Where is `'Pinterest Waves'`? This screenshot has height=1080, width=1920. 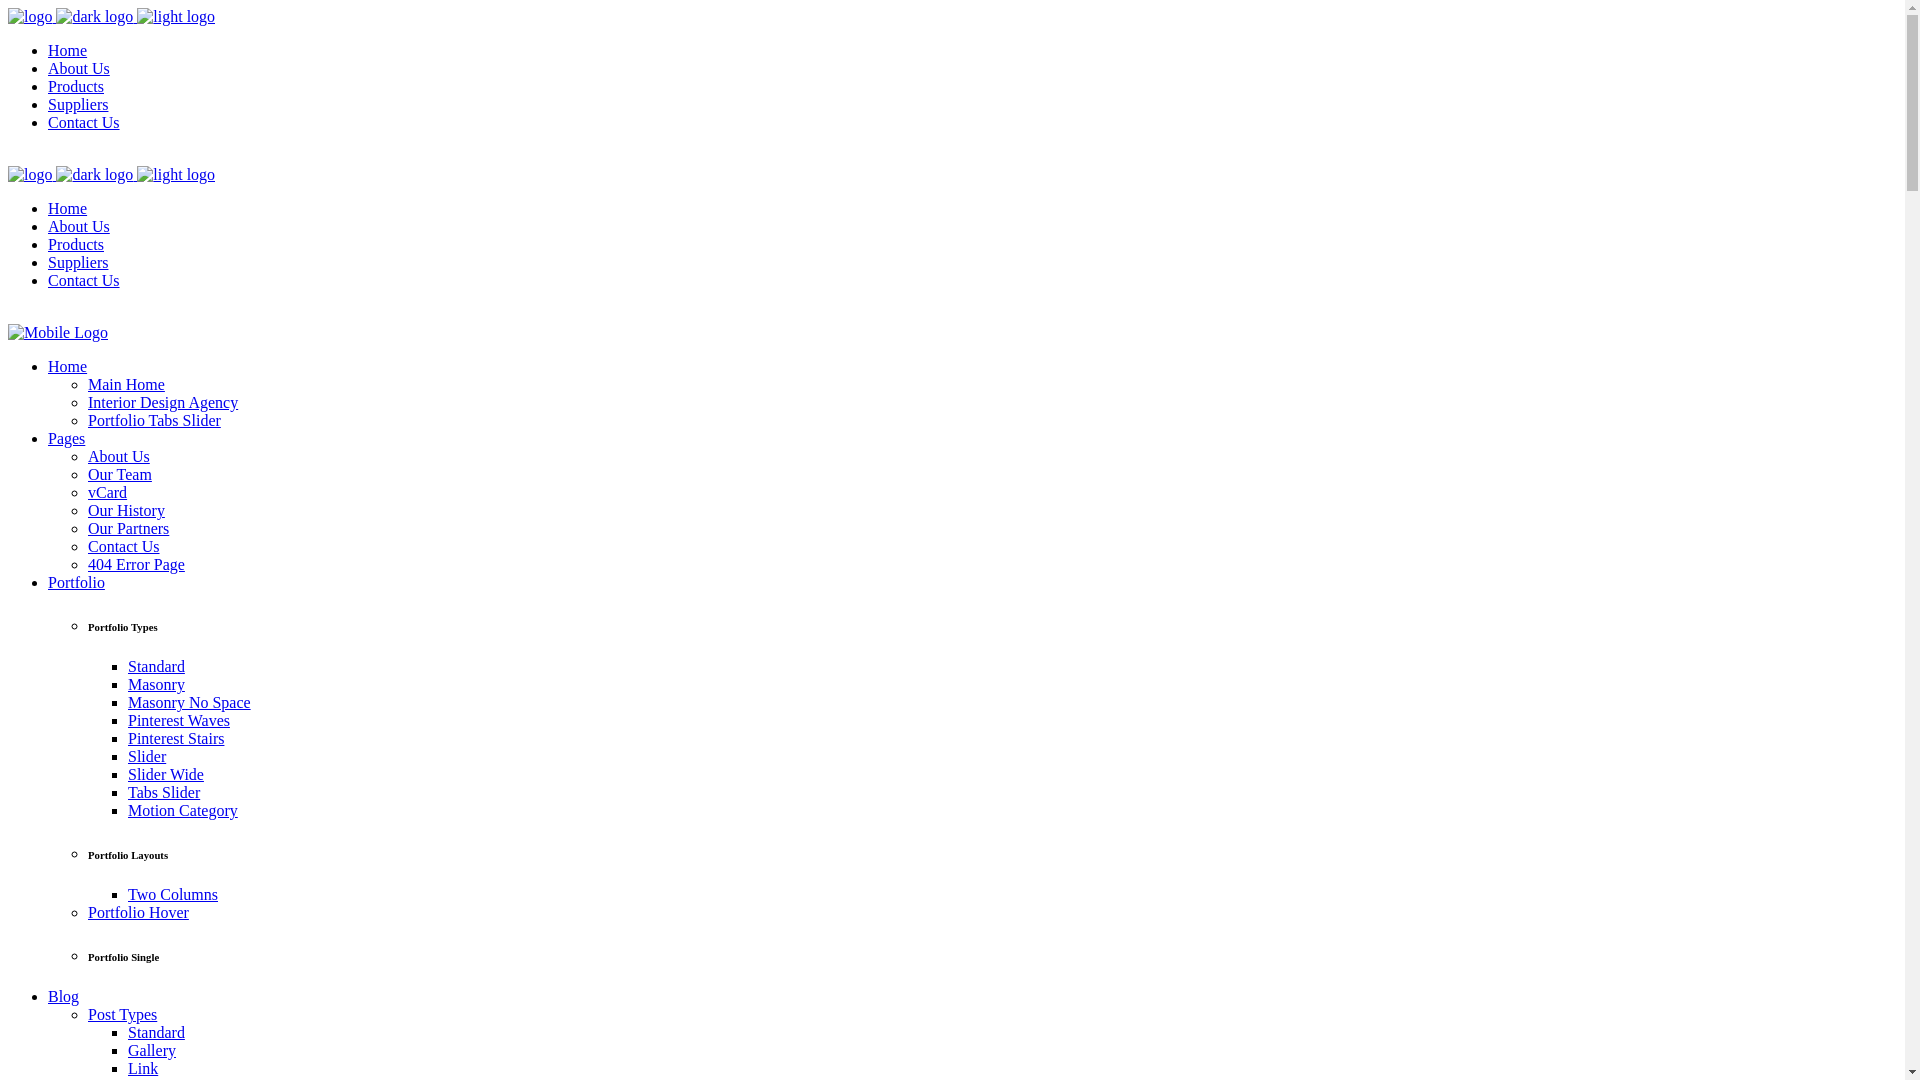 'Pinterest Waves' is located at coordinates (178, 720).